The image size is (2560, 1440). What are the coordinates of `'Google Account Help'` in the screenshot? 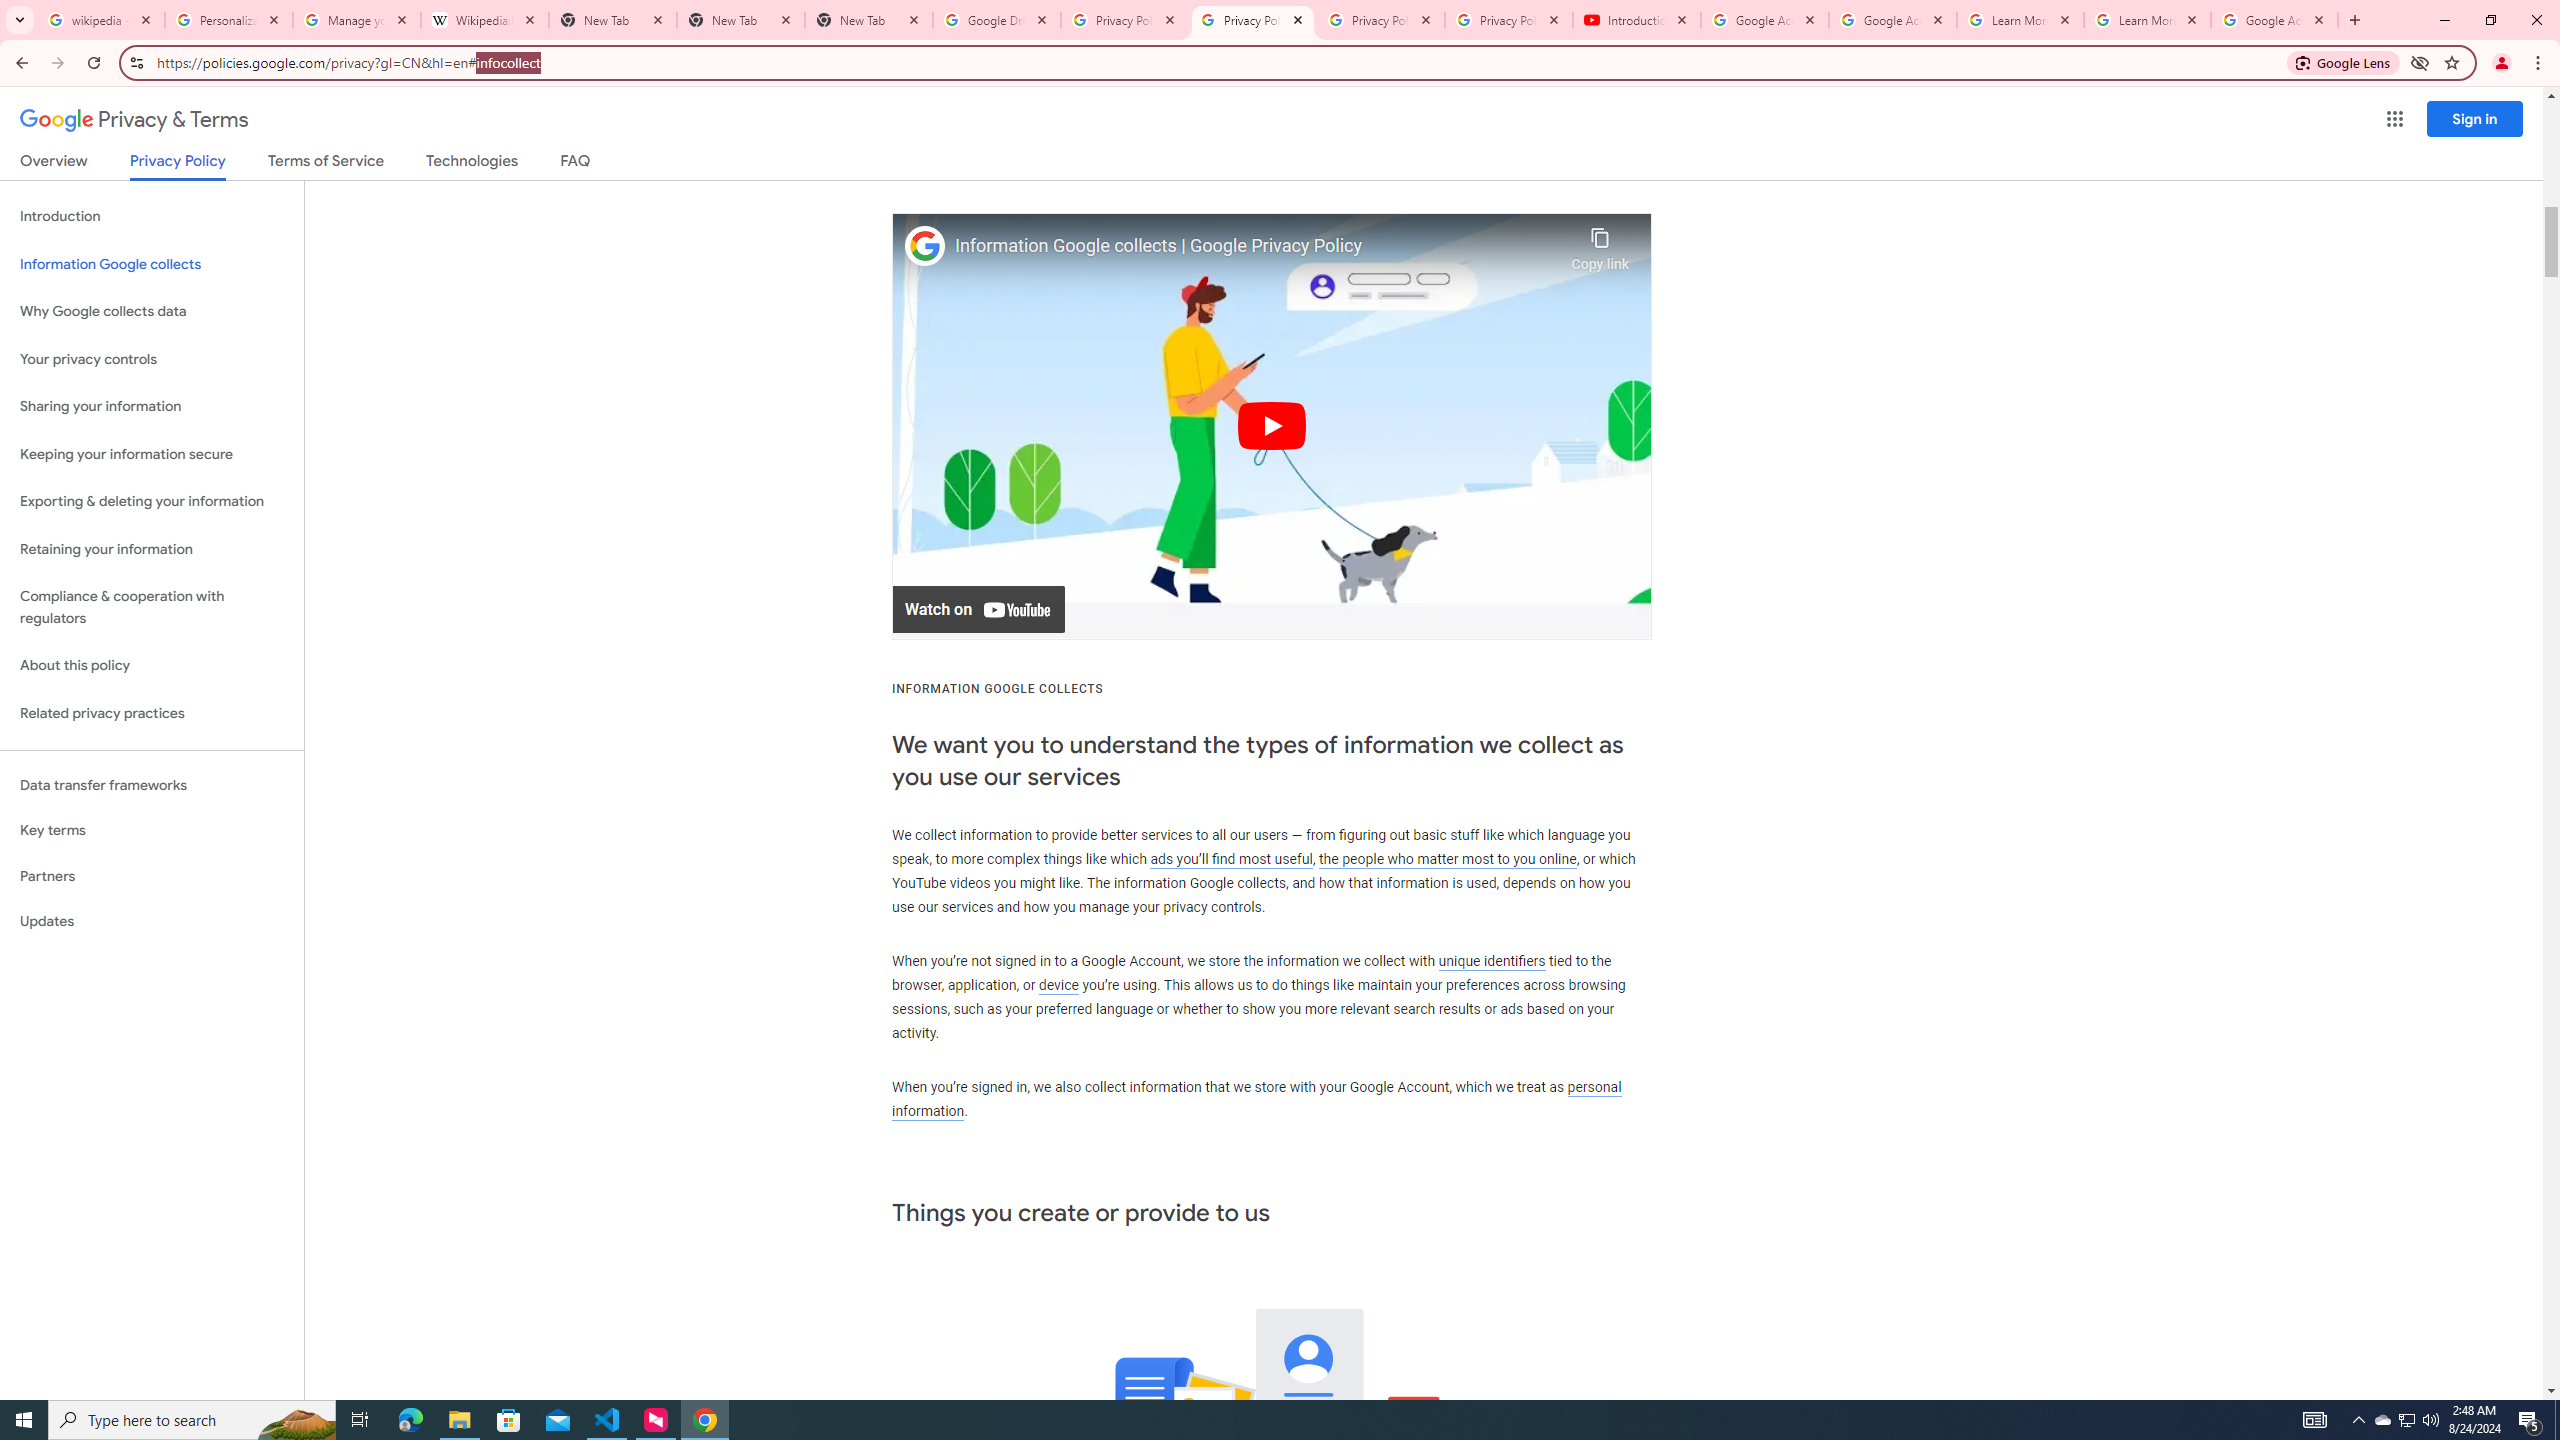 It's located at (1765, 19).